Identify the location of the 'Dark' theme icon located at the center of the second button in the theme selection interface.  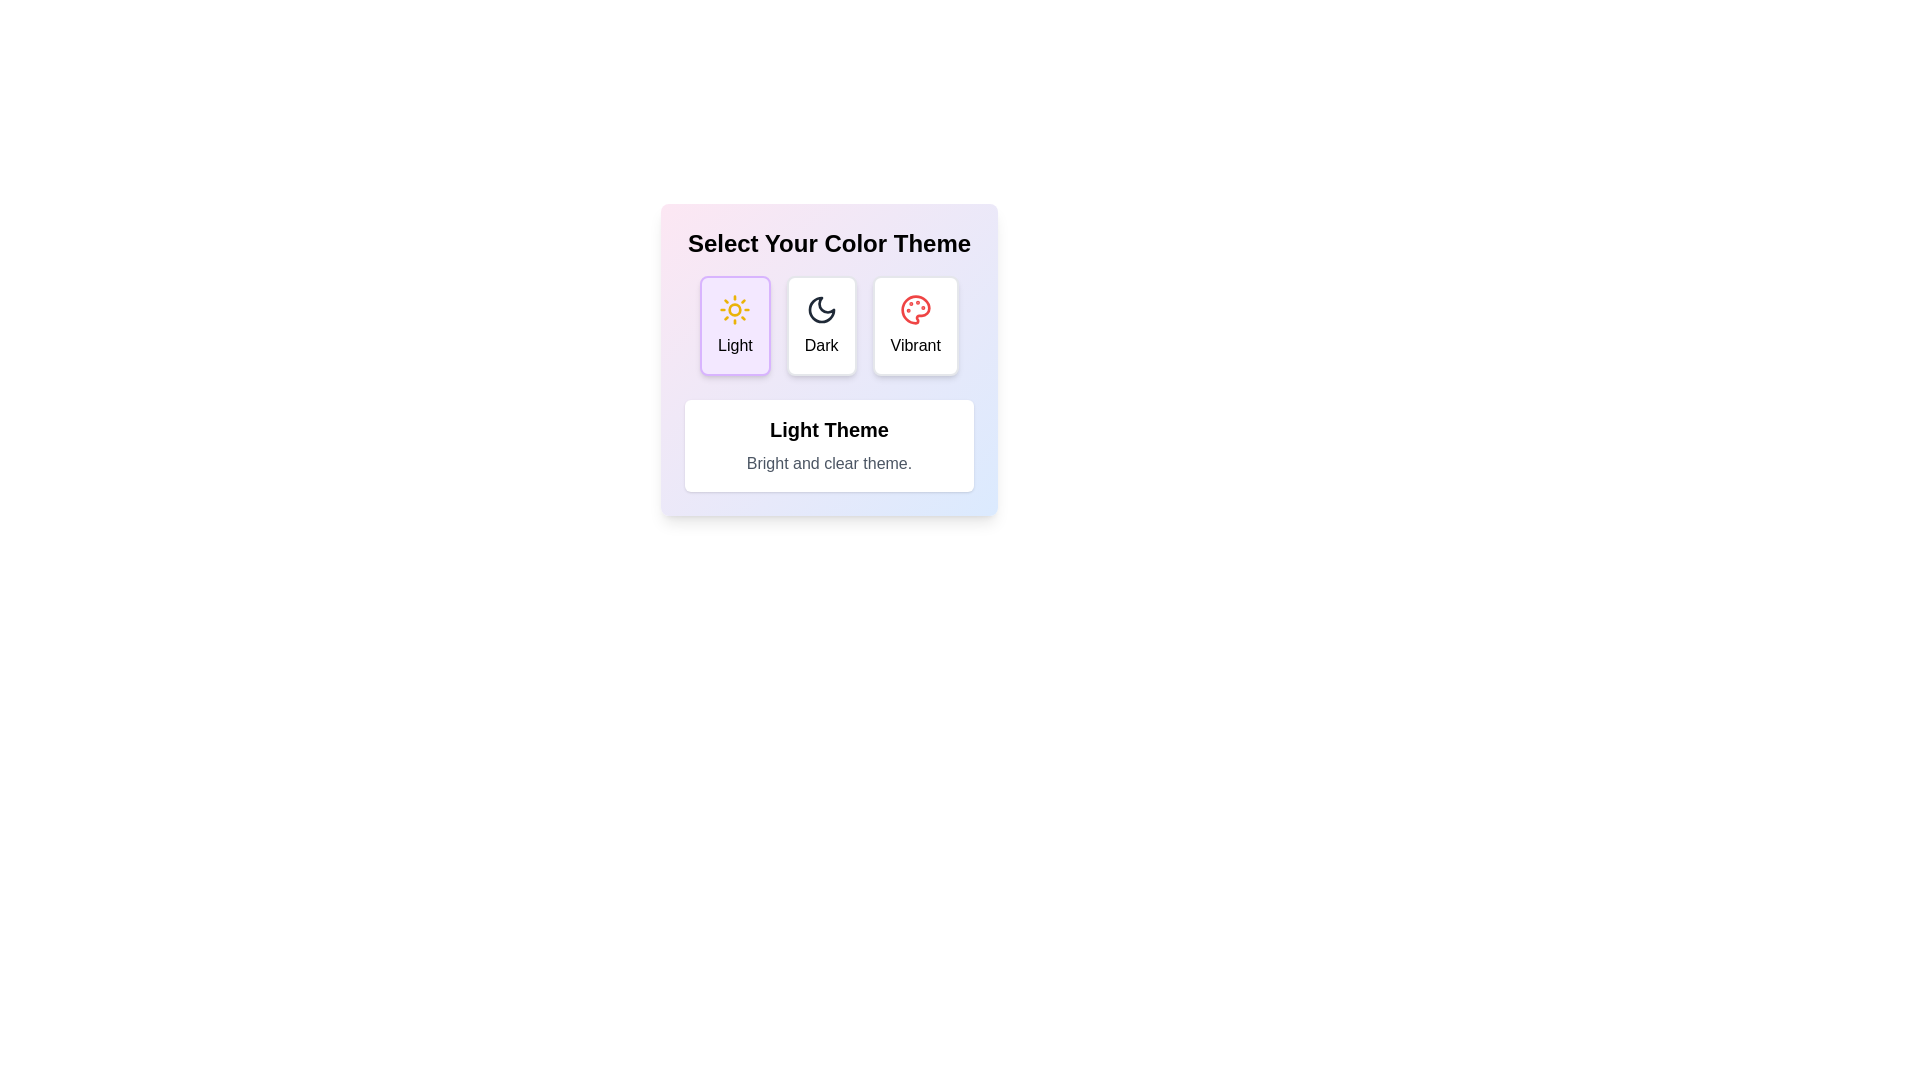
(821, 309).